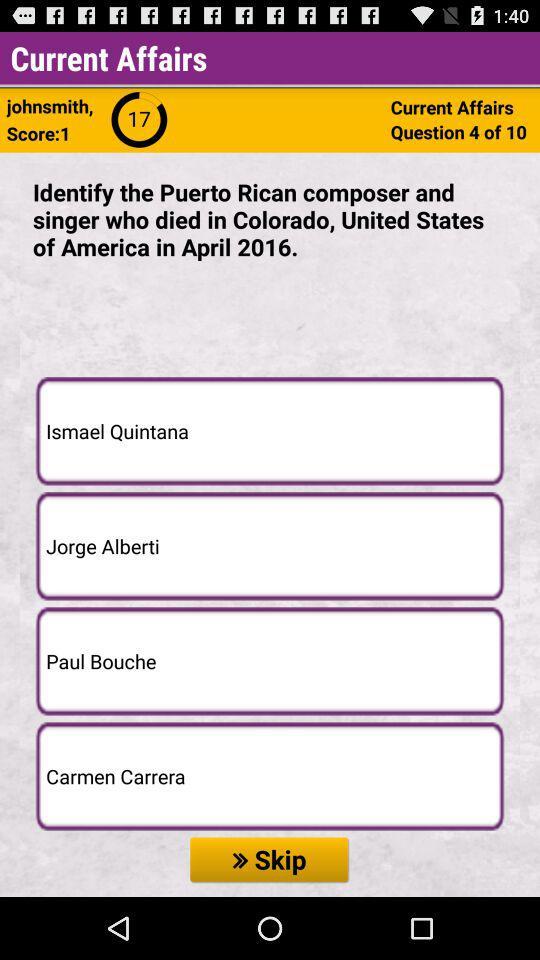 The width and height of the screenshot is (540, 960). I want to click on icon above the carmen carrera, so click(270, 661).